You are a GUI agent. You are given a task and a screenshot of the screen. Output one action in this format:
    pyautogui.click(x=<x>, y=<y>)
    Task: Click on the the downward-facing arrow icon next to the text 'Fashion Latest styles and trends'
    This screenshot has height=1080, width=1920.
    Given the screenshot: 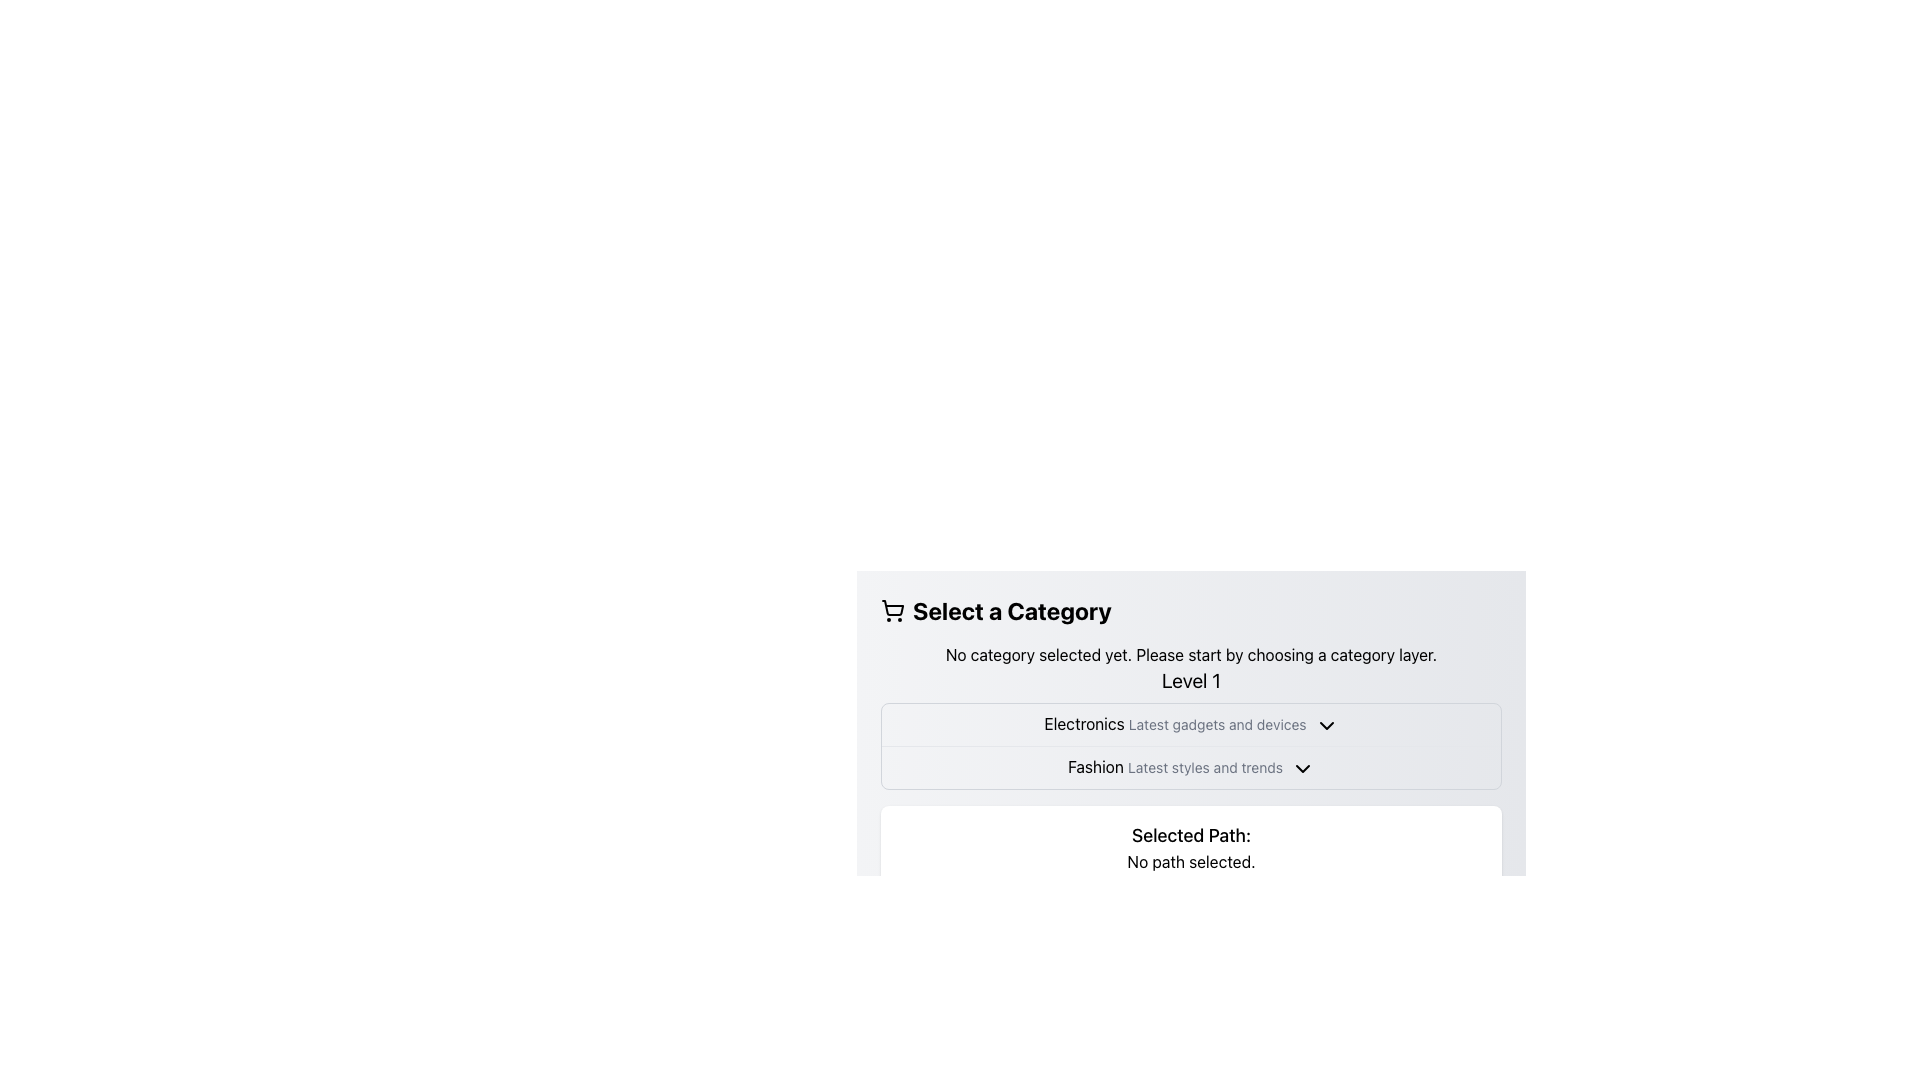 What is the action you would take?
    pyautogui.click(x=1191, y=766)
    